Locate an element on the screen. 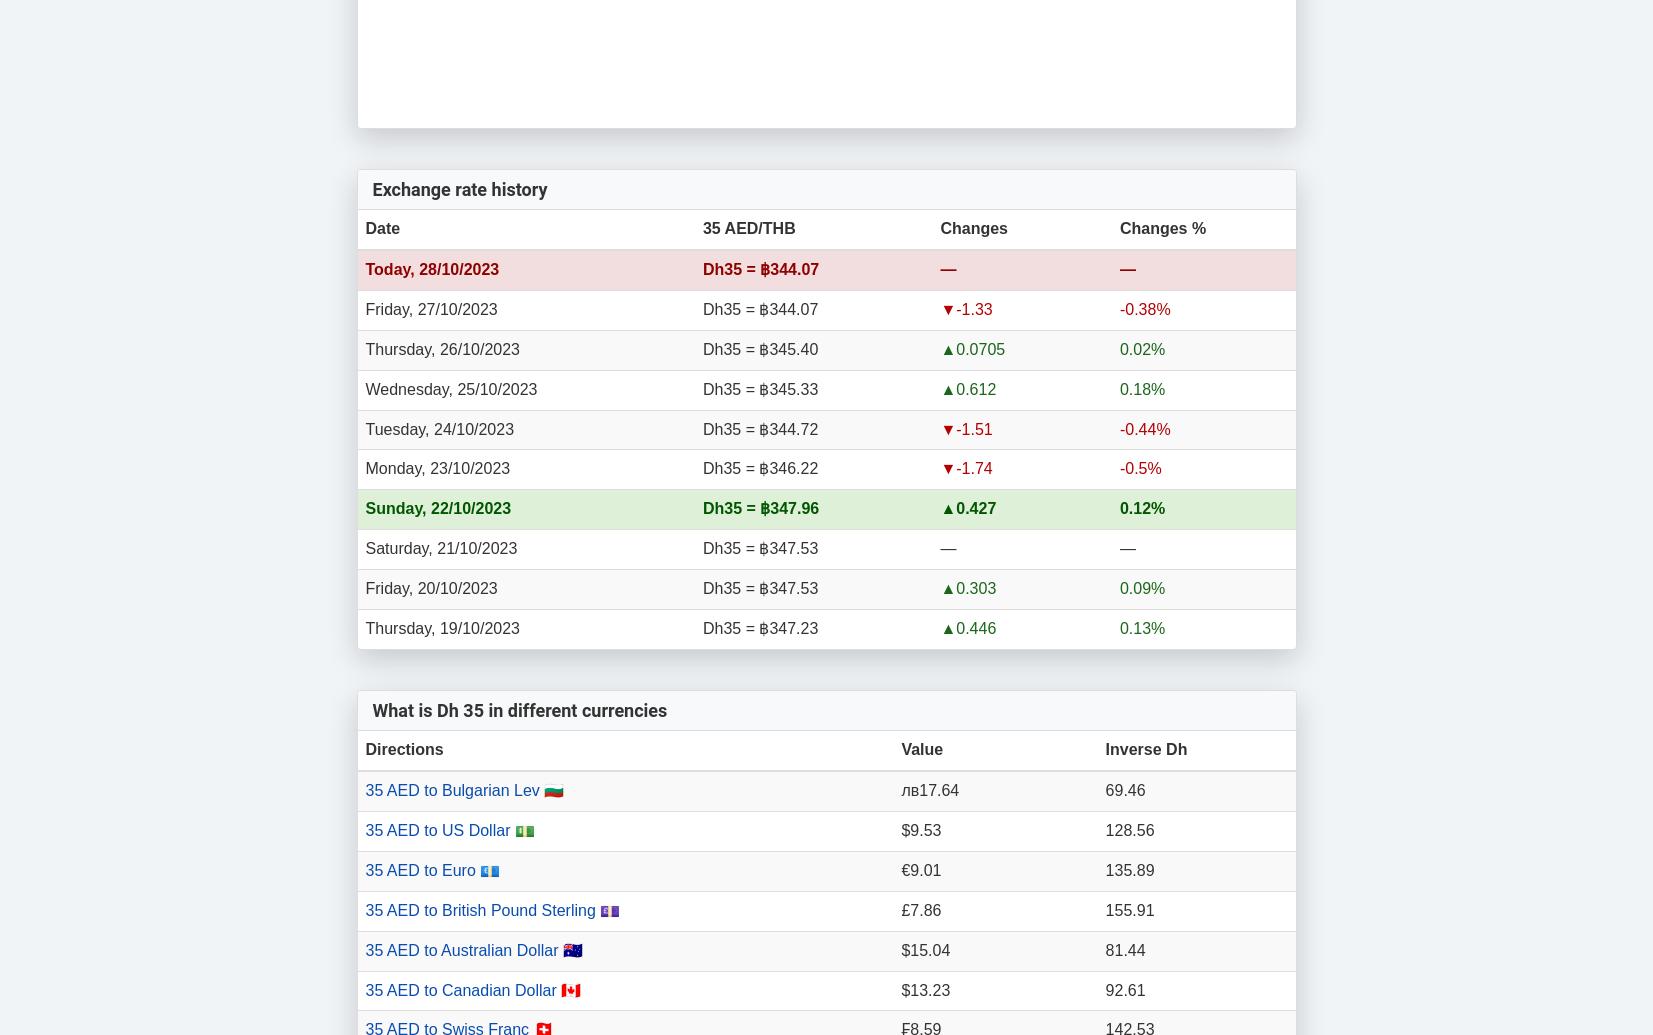 Image resolution: width=1653 pixels, height=1035 pixels. '20/10/2023' is located at coordinates (456, 587).